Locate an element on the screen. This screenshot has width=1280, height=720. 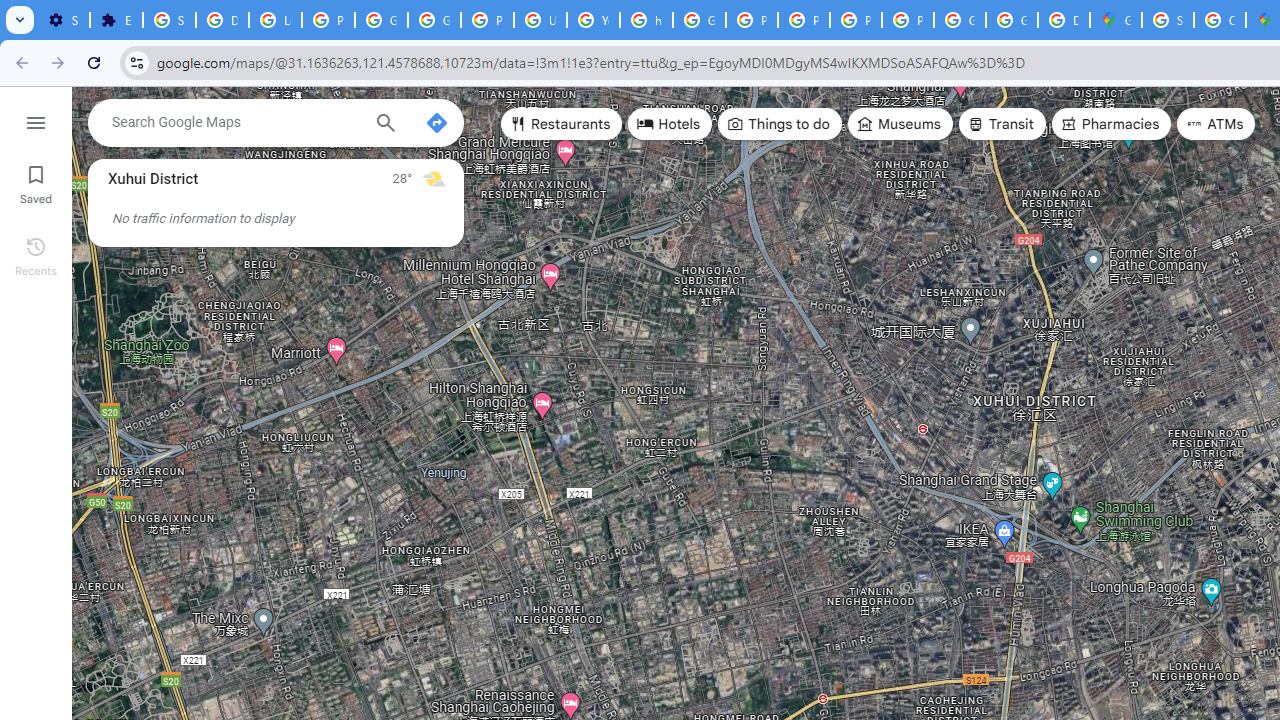
'Things to do' is located at coordinates (779, 124).